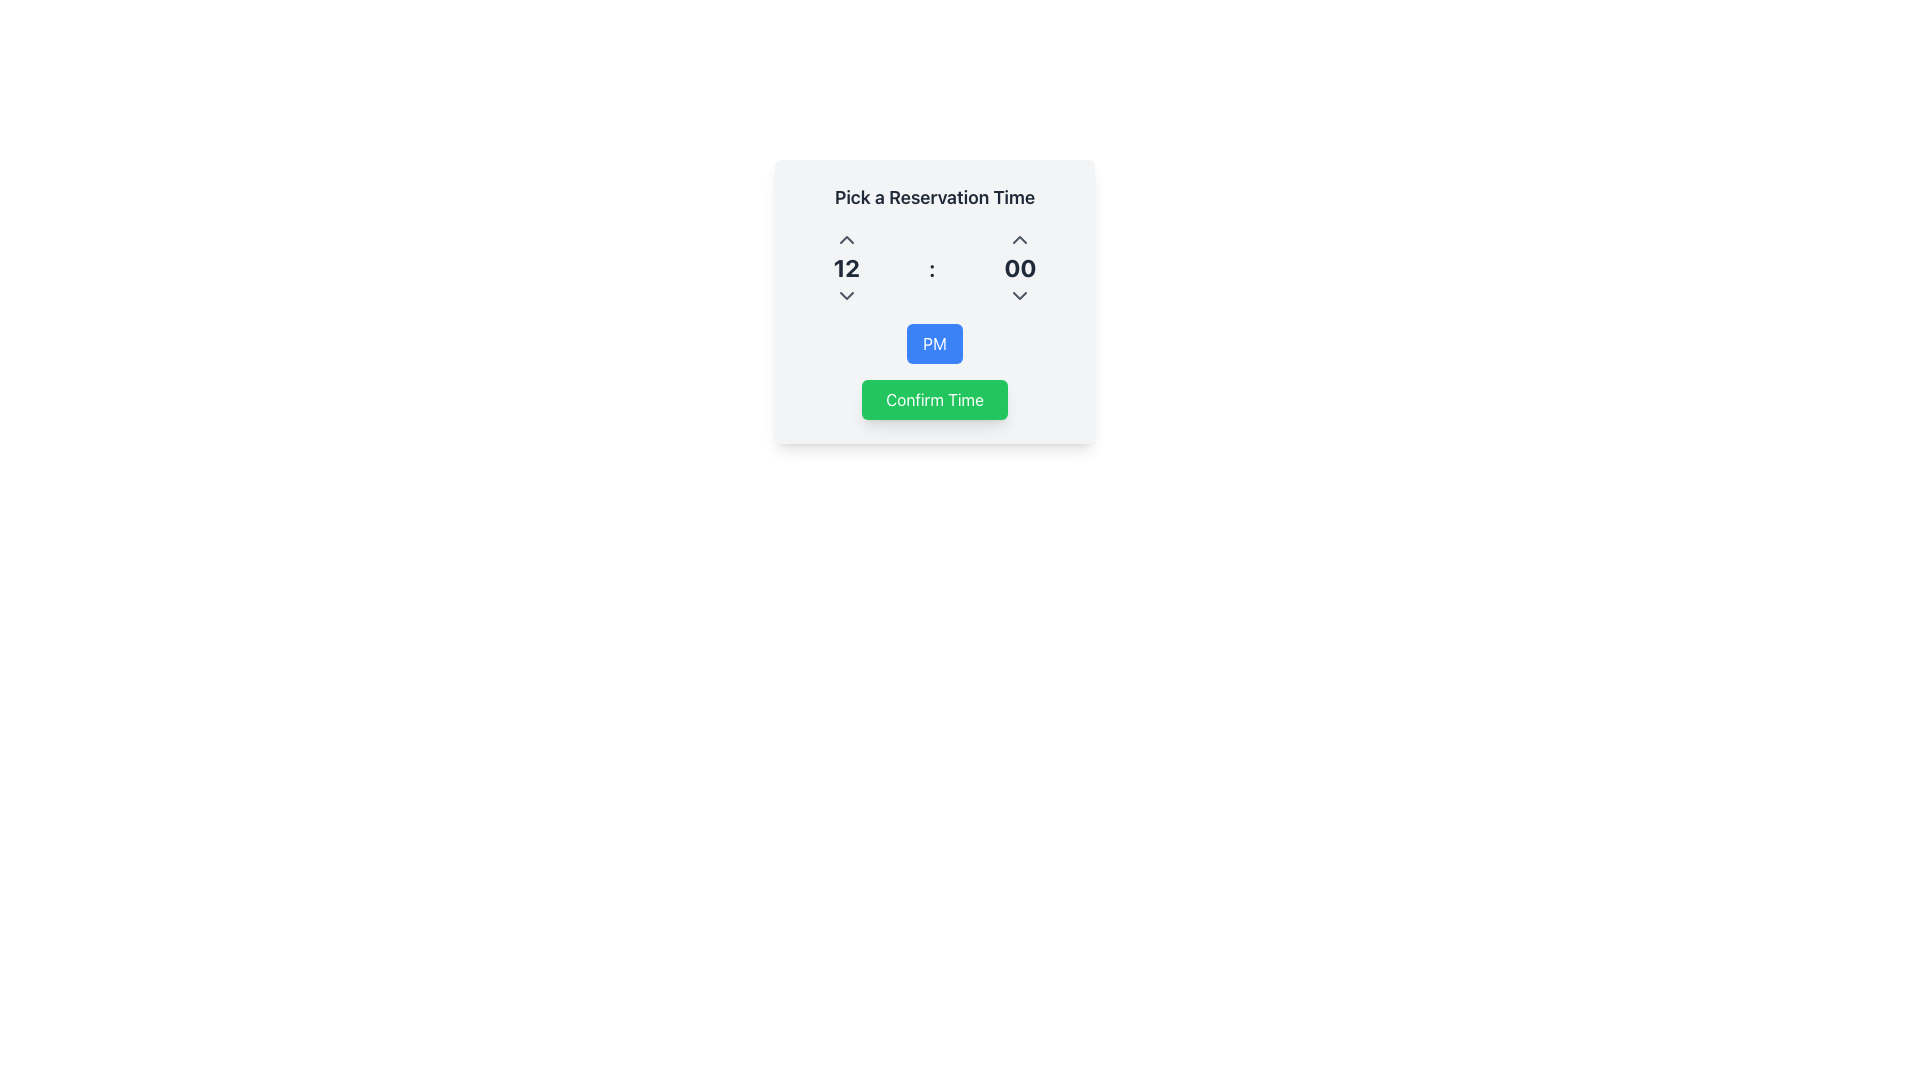 This screenshot has width=1920, height=1080. I want to click on the rectangular green 'Confirm Time' button with white bold text, located at the bottom center of the reservation form, beneath the 'PM' button, so click(934, 400).